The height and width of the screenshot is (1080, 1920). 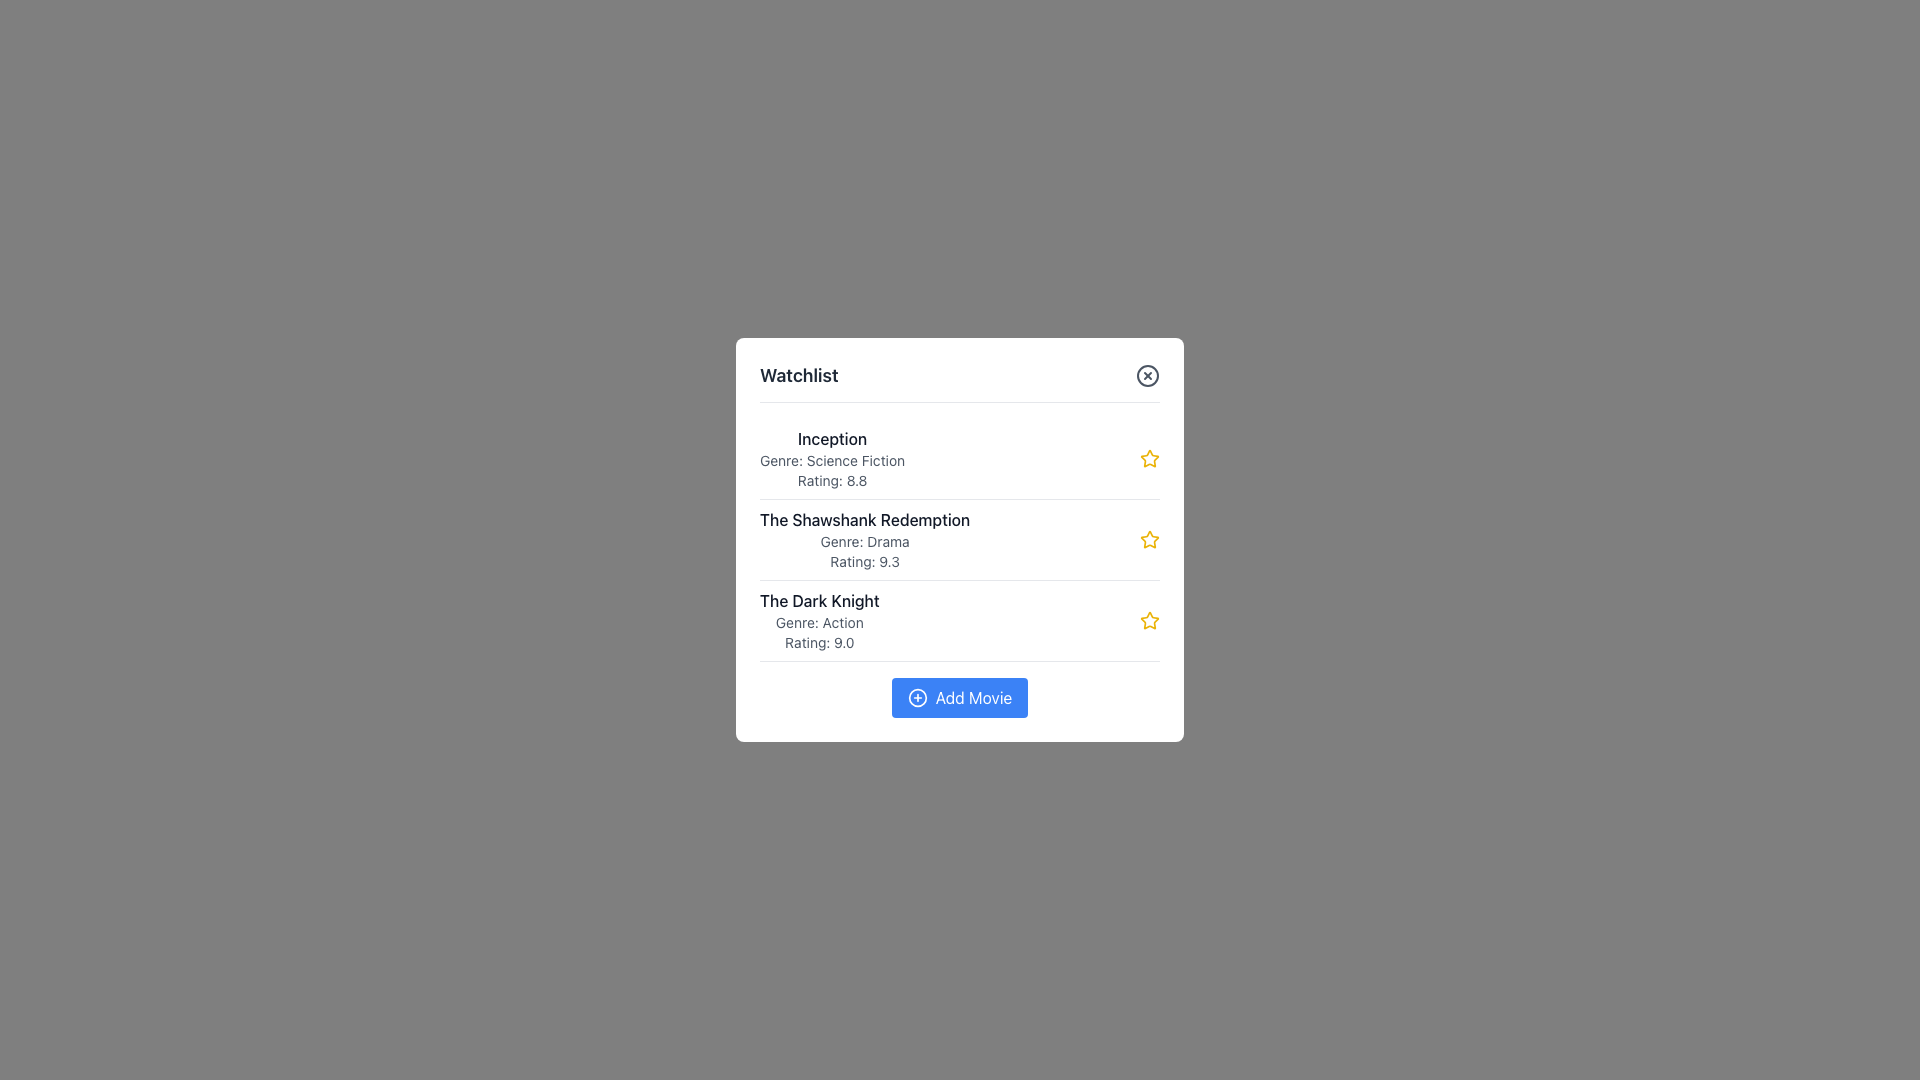 I want to click on the movie information list item for 'The Dark Knight', so click(x=960, y=620).